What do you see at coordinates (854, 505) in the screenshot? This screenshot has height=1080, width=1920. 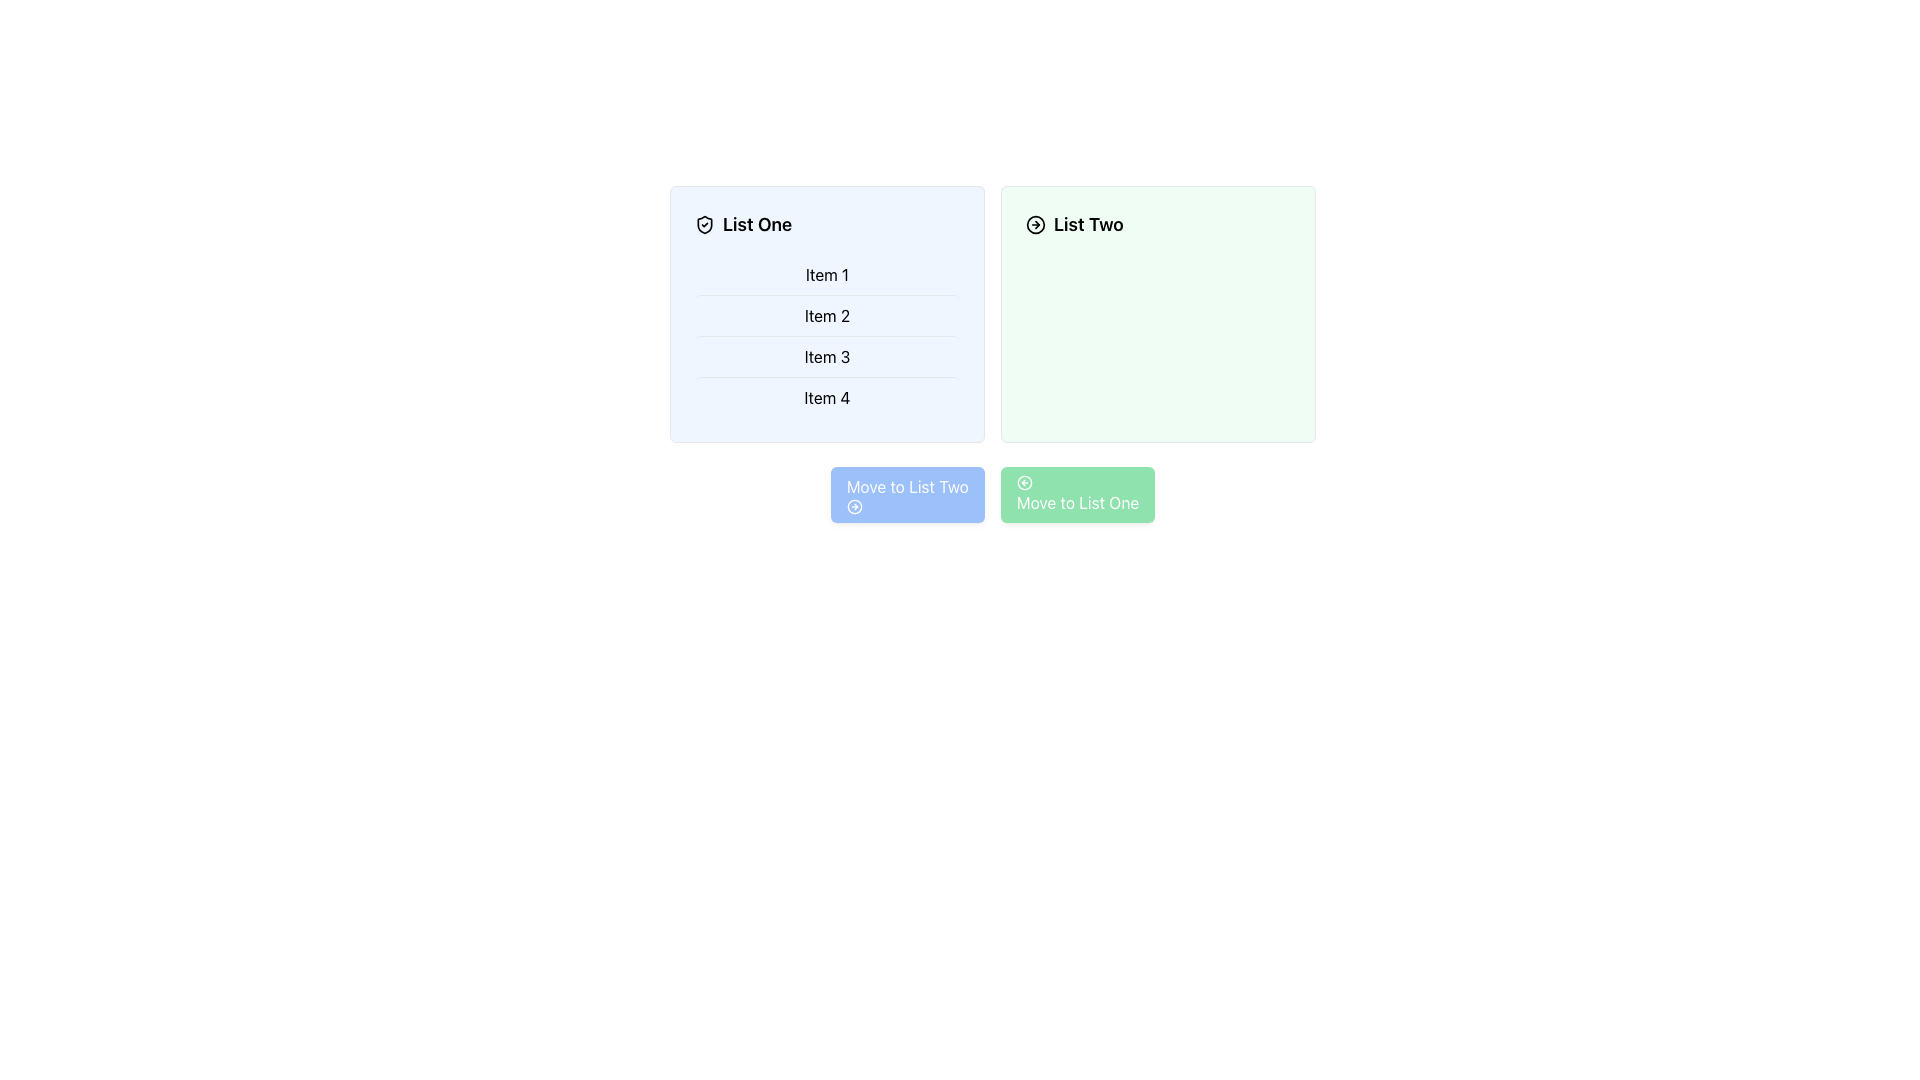 I see `the small circular icon with a rightward arrow inside, located to the left of the 'Move to List Two' button` at bounding box center [854, 505].